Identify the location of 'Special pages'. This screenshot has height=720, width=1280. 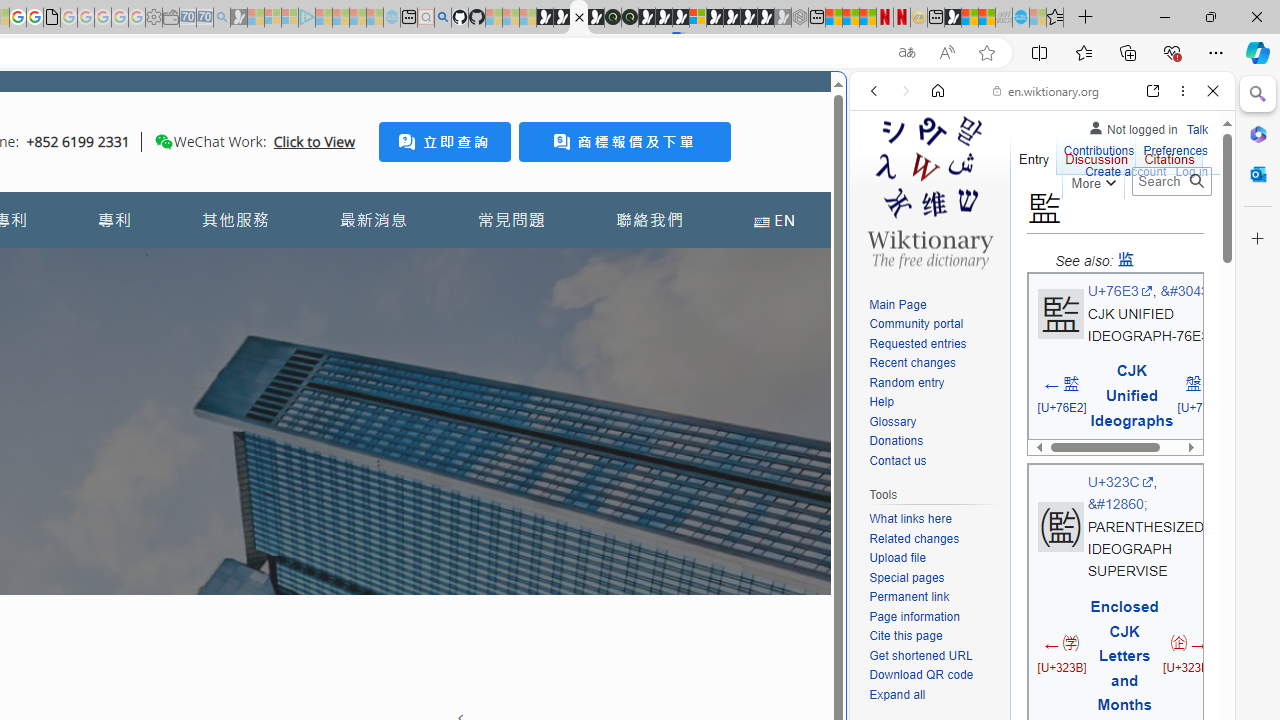
(905, 577).